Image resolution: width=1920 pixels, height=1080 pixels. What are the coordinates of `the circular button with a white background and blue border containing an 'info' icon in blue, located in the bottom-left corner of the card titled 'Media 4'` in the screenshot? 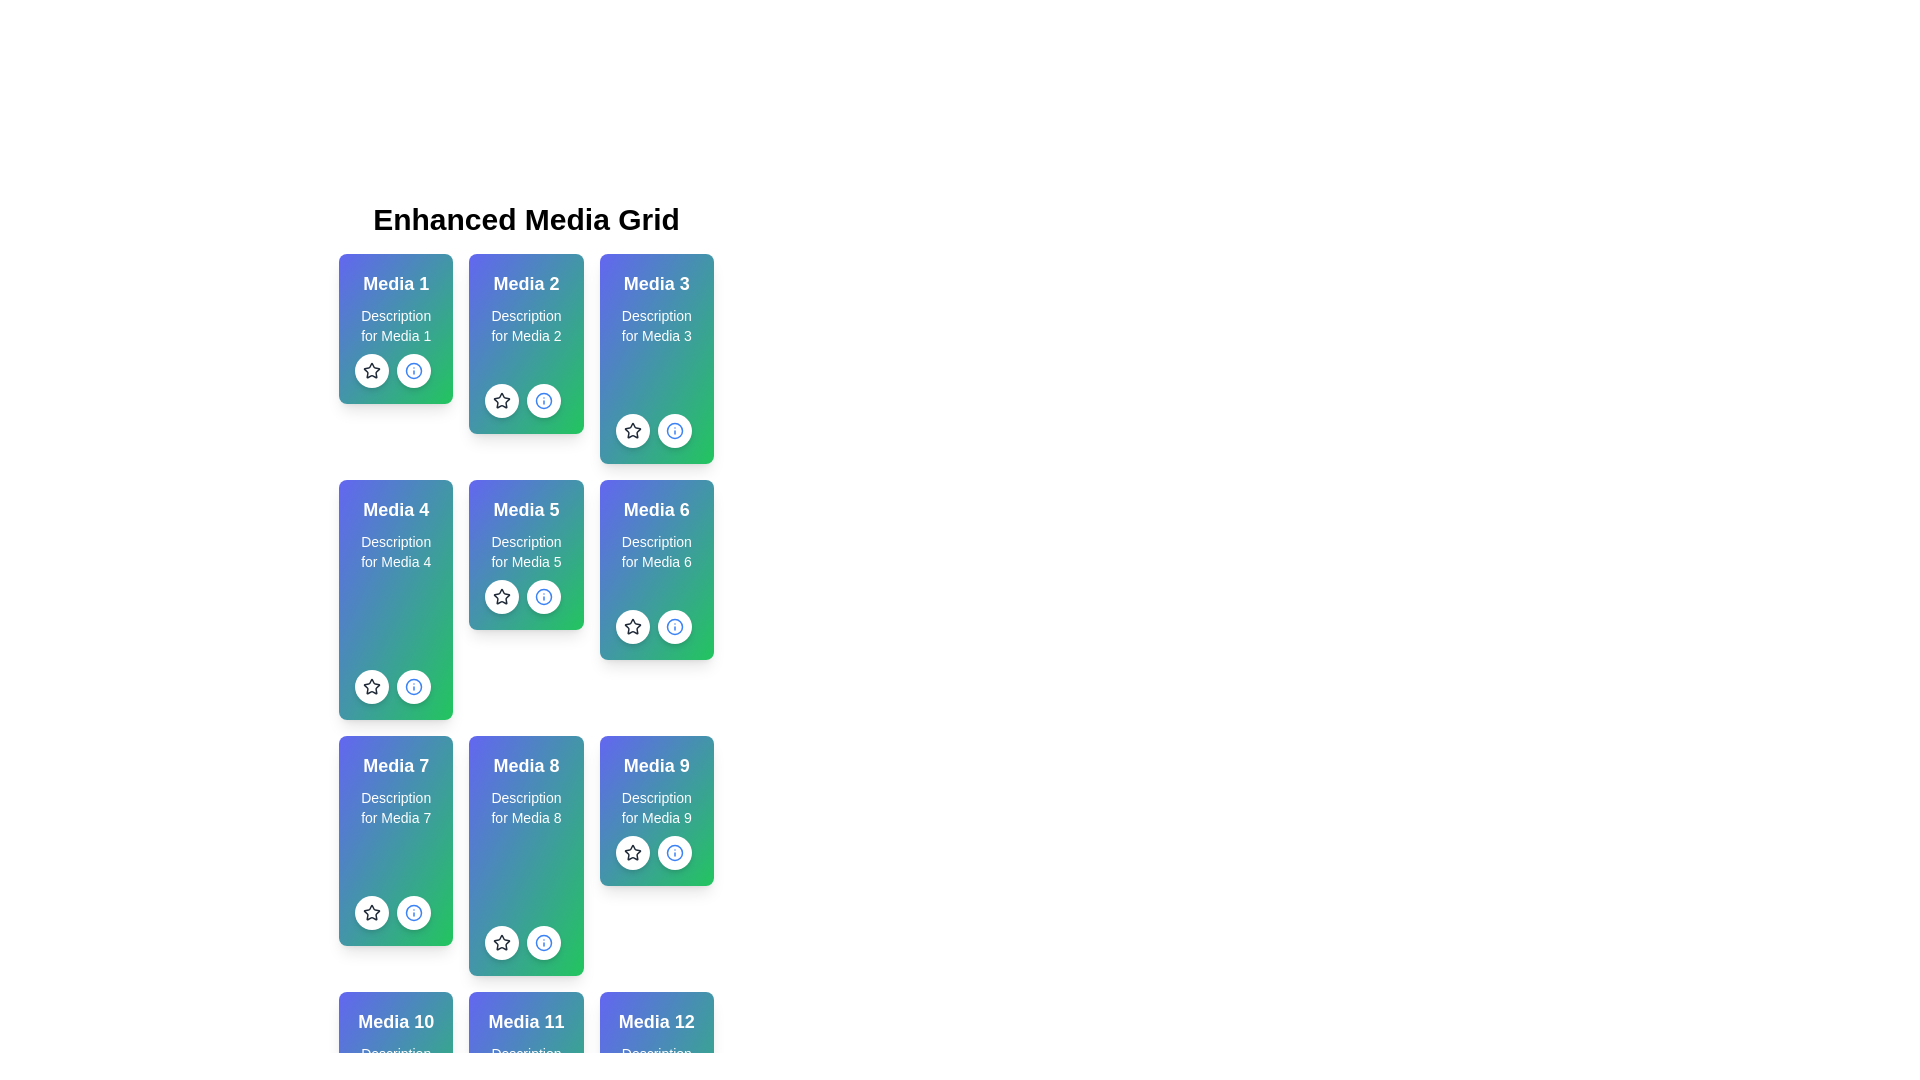 It's located at (412, 685).